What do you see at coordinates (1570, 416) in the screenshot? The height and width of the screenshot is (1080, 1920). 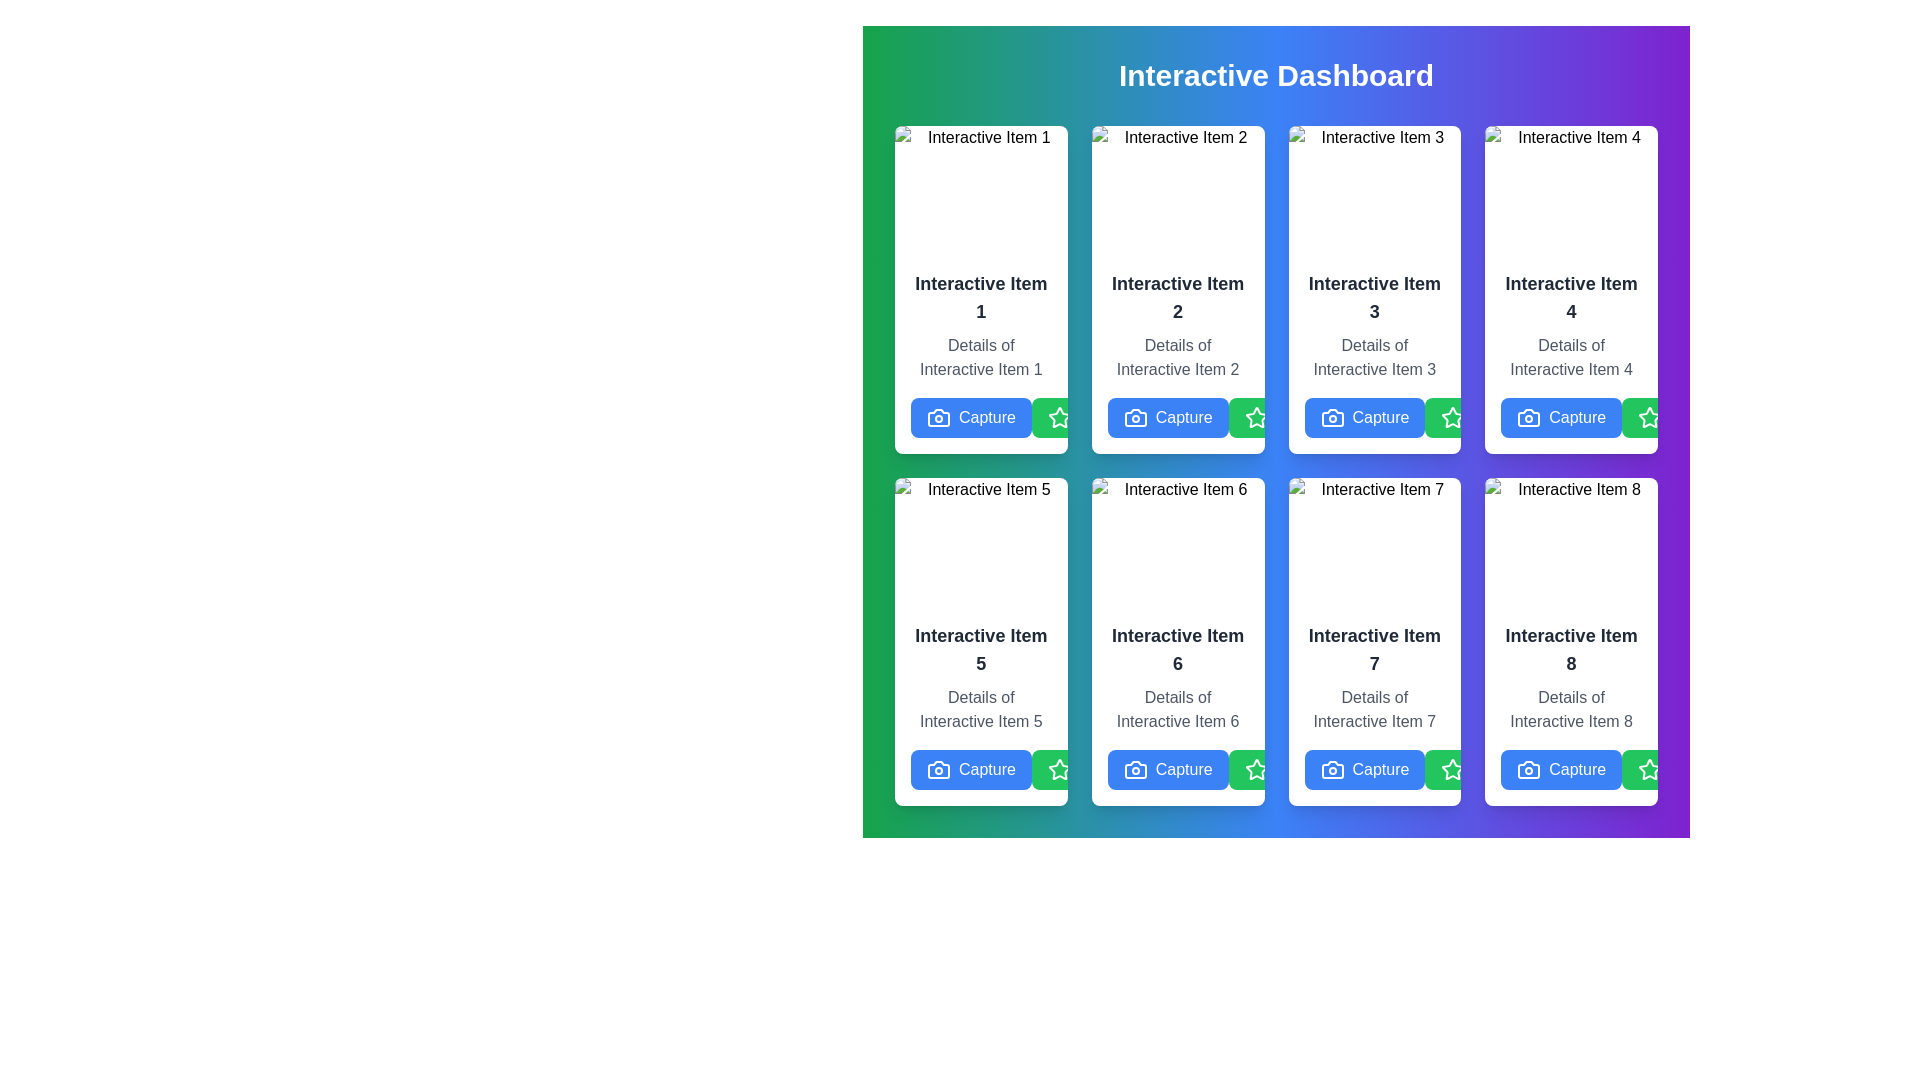 I see `the 'capture' button located in the top-right corner of the 'Interactive Item 4' card to observe the hover effects` at bounding box center [1570, 416].